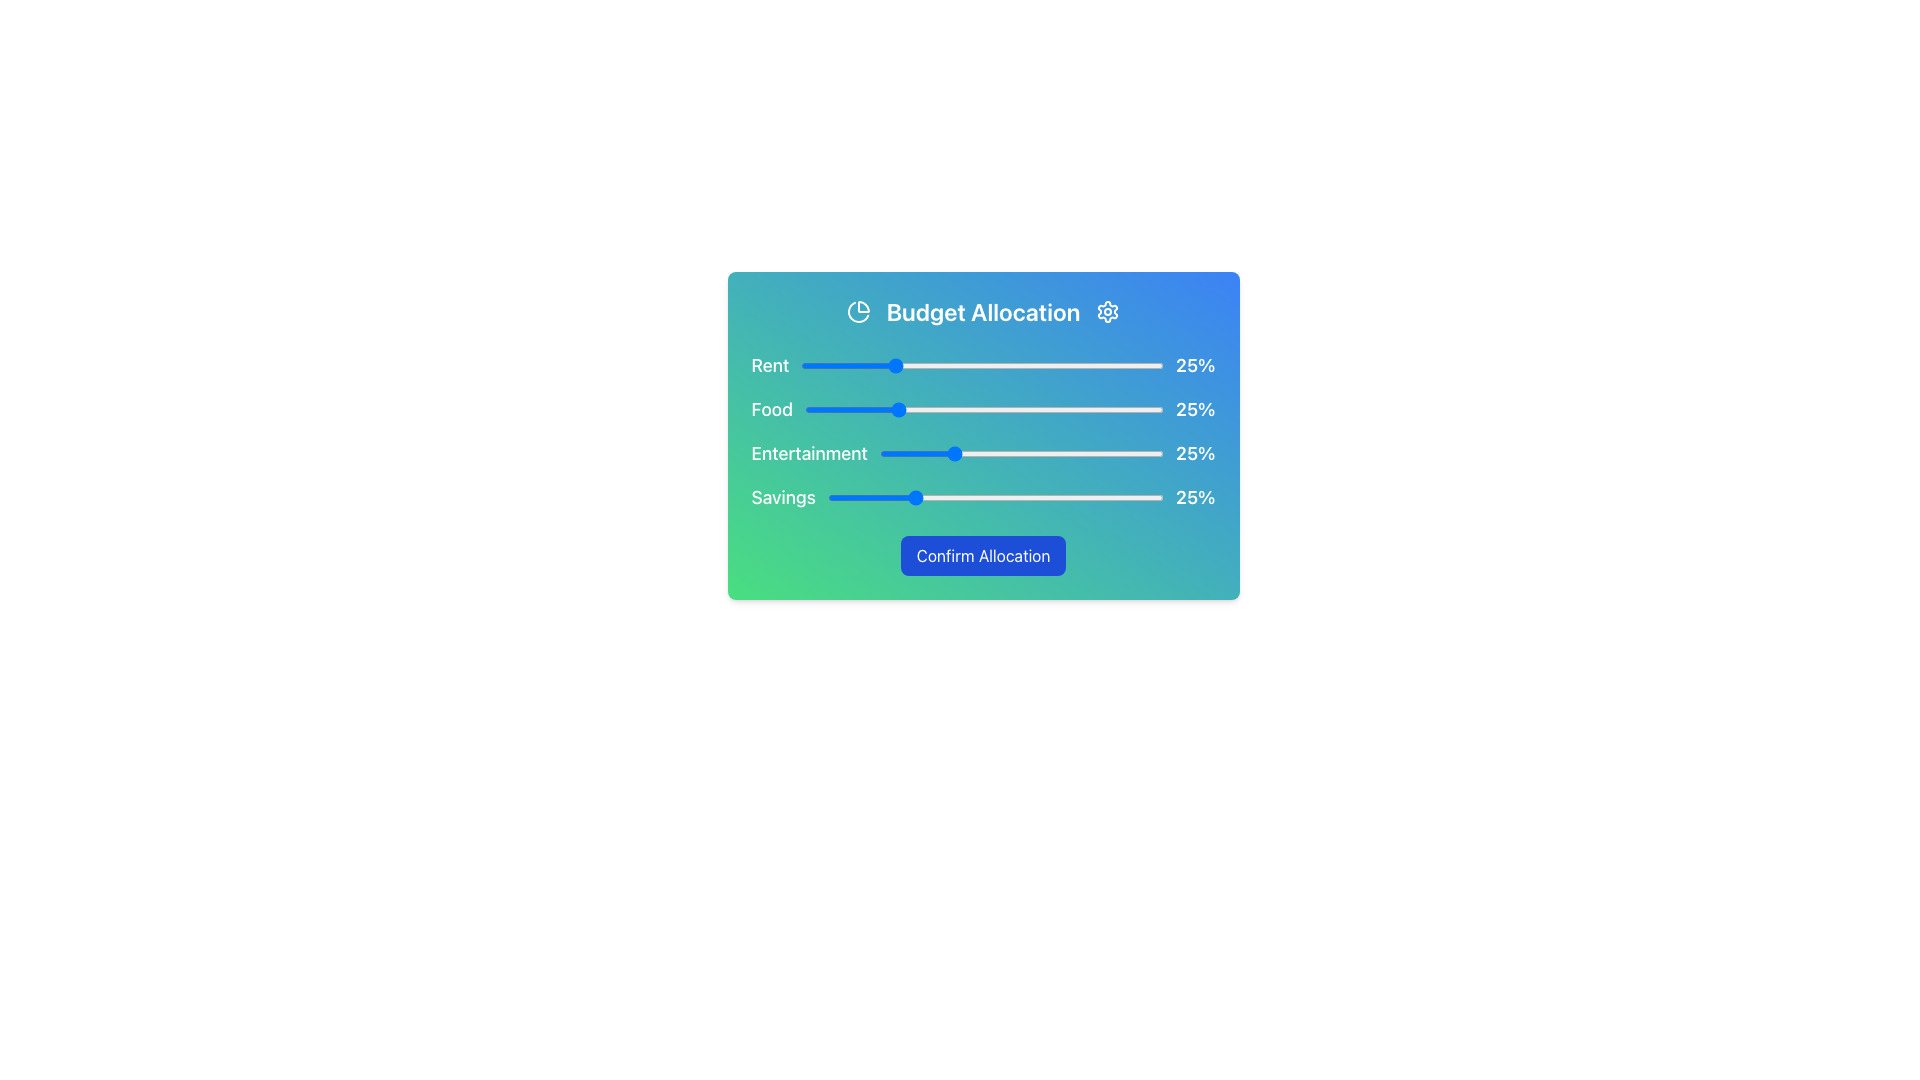 The width and height of the screenshot is (1920, 1080). I want to click on the settings icon represented by a gear symbol with a white outline and blue background located at the rightmost side of the title bar labeled 'Budget Allocation', so click(1107, 312).